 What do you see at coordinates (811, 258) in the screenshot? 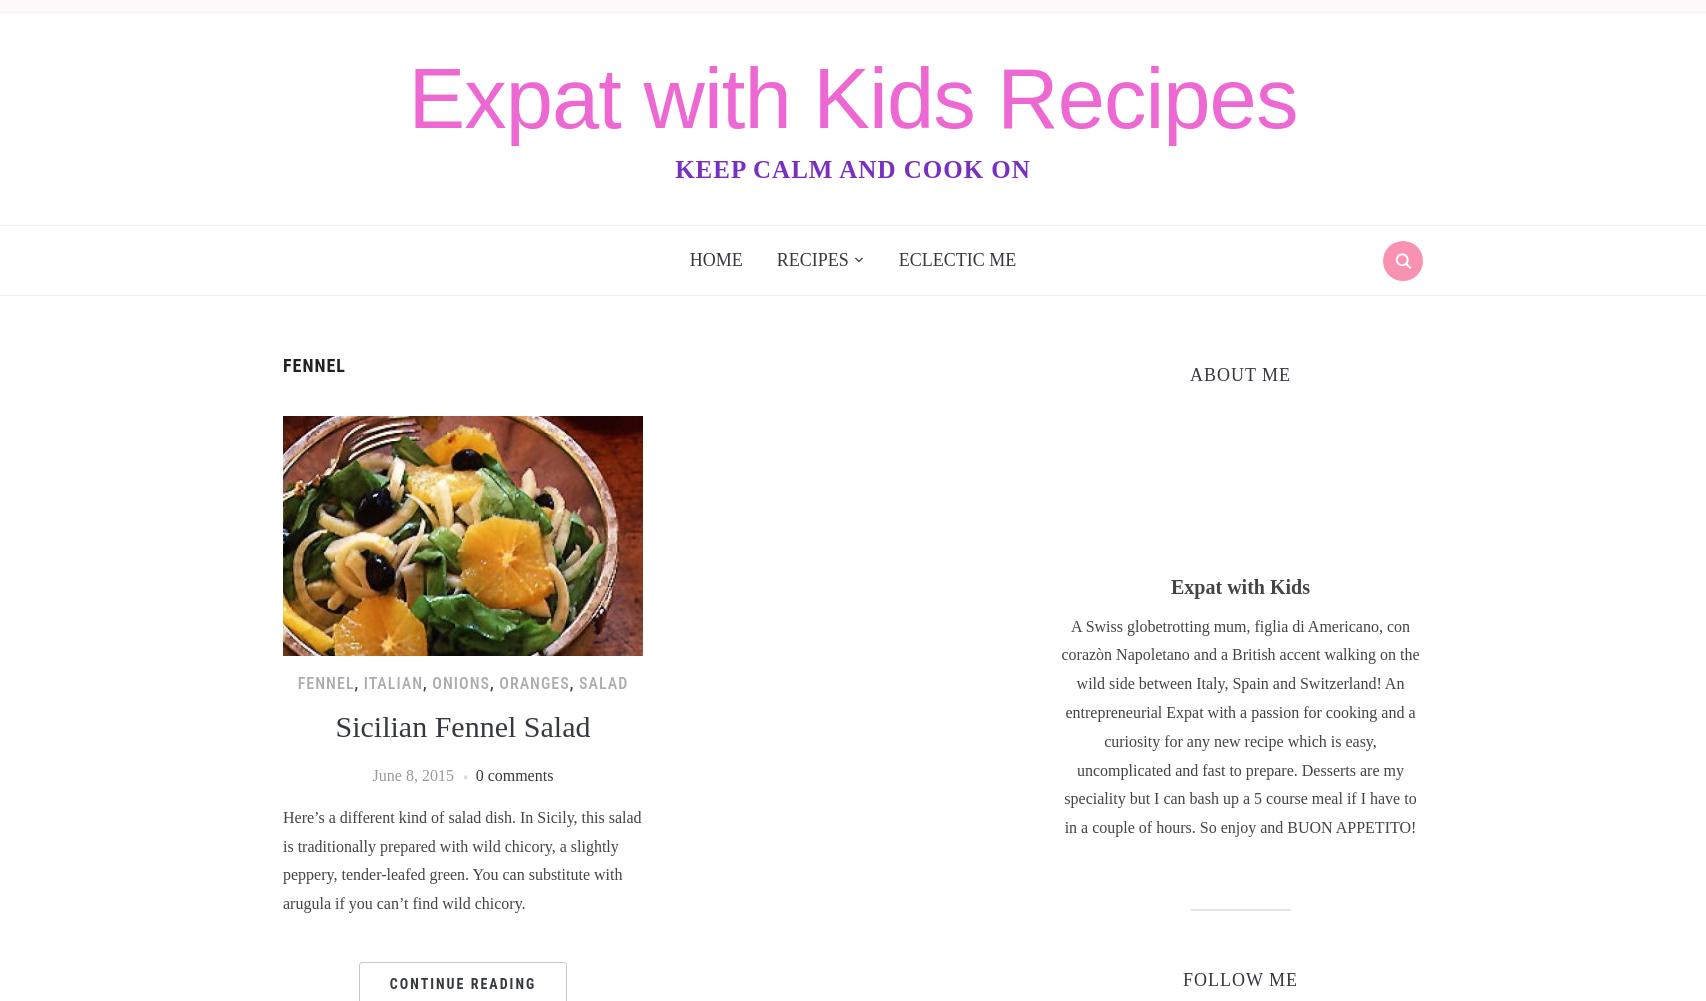
I see `'Recipes'` at bounding box center [811, 258].